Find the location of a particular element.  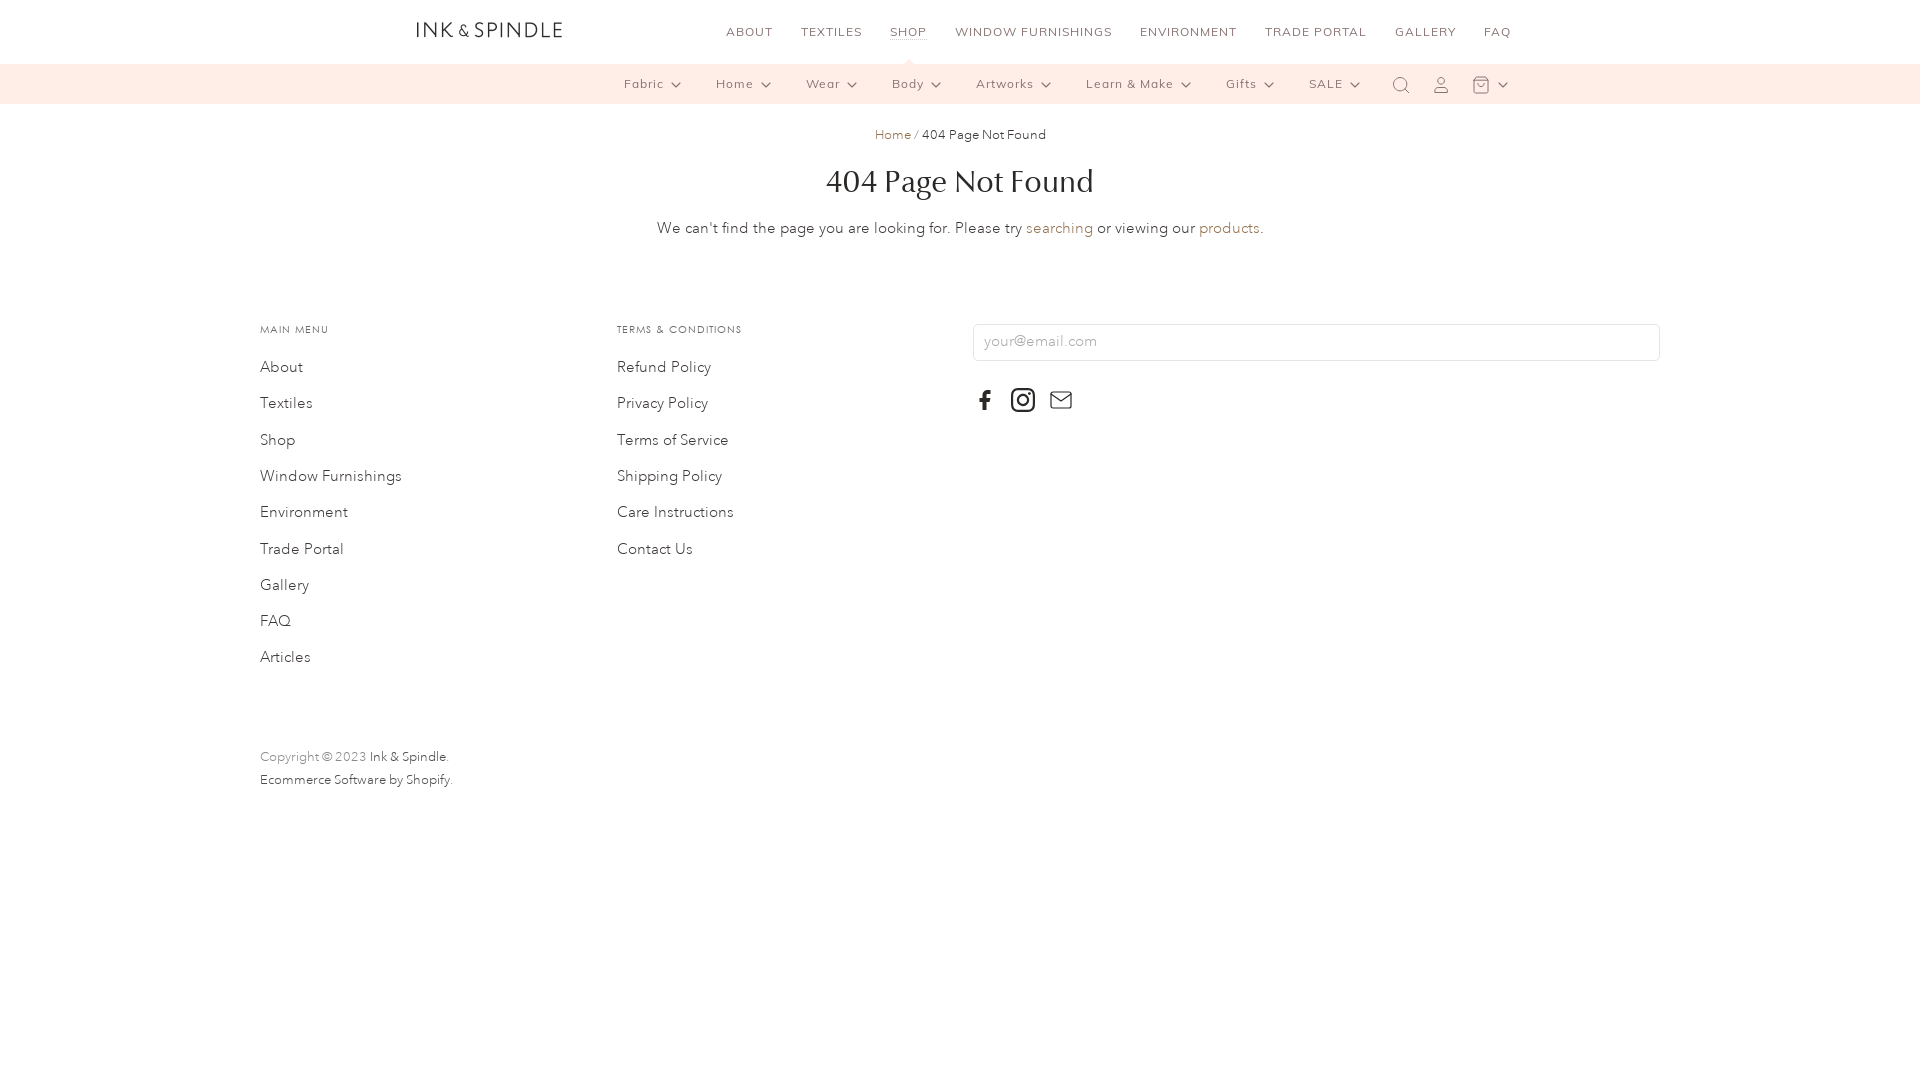

'Contact Us' is located at coordinates (654, 549).